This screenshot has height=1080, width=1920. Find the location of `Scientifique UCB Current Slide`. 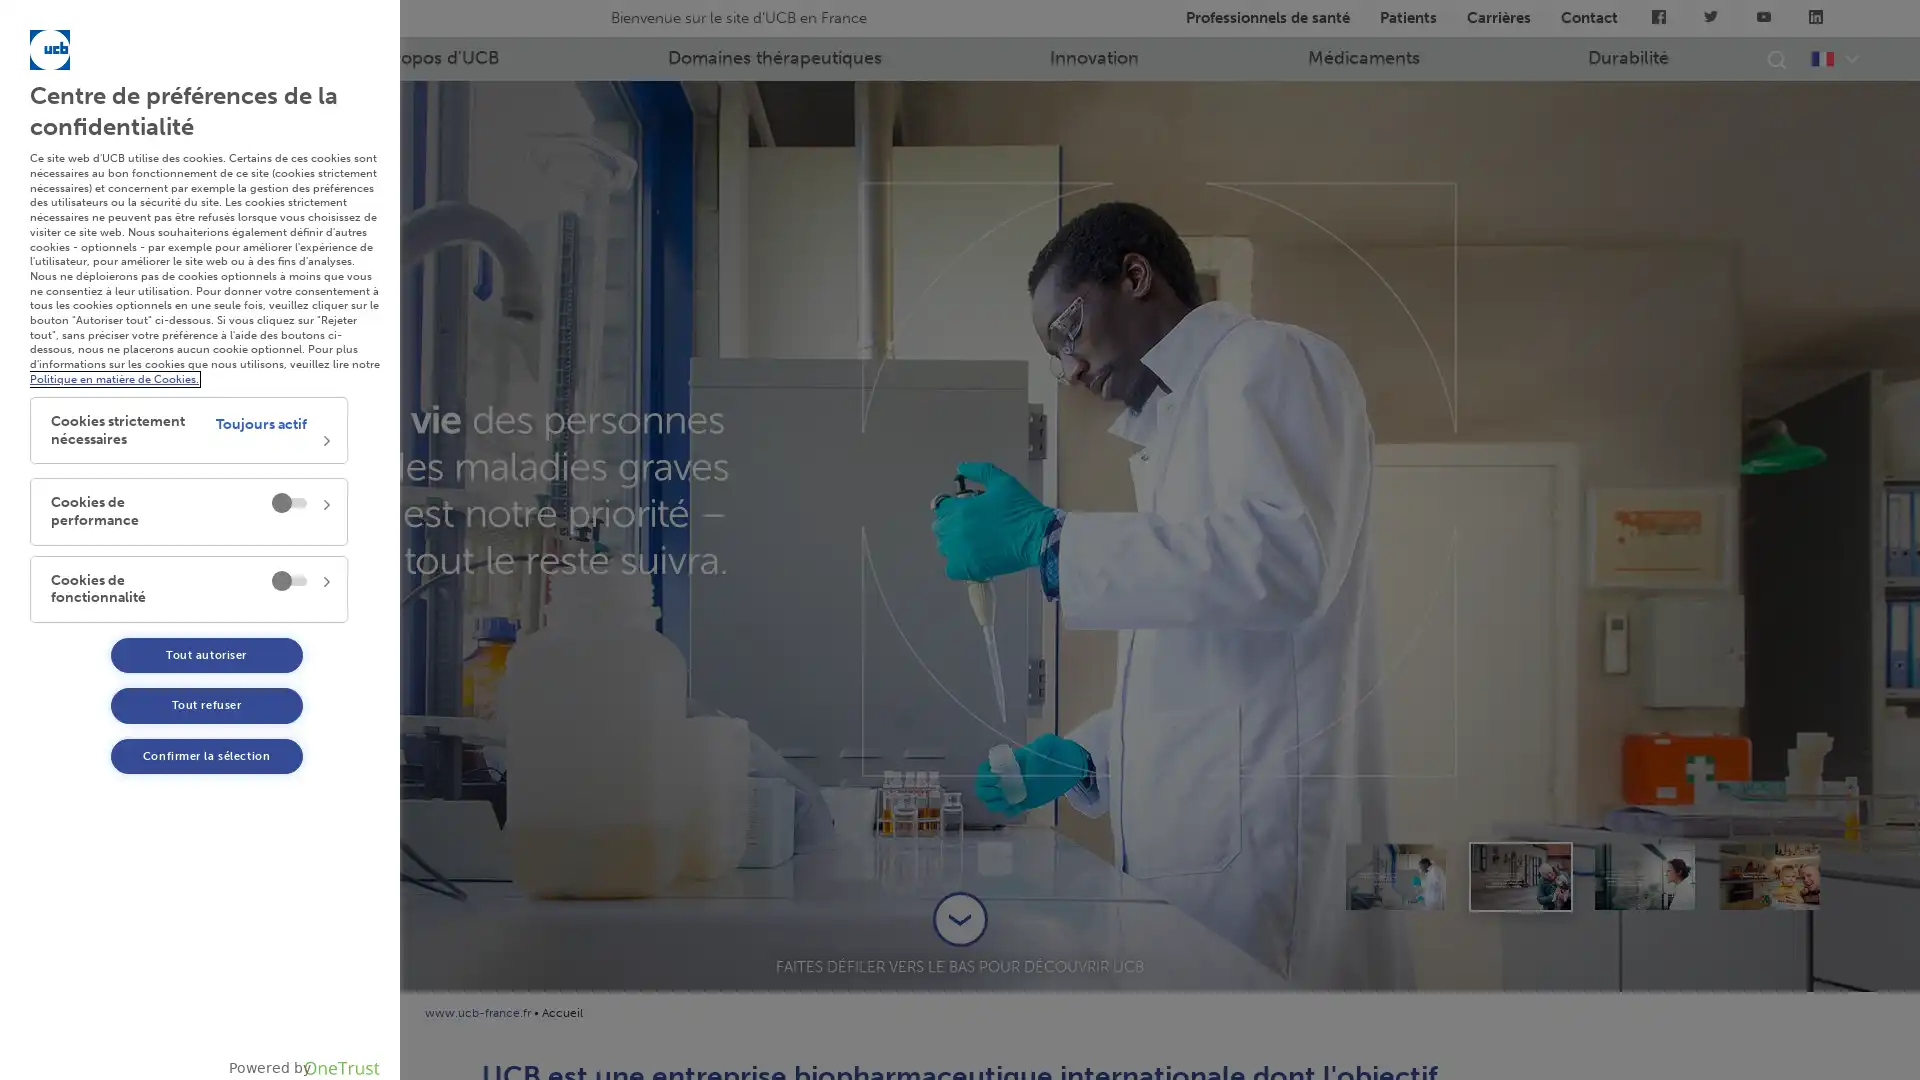

Scientifique UCB Current Slide is located at coordinates (1645, 874).